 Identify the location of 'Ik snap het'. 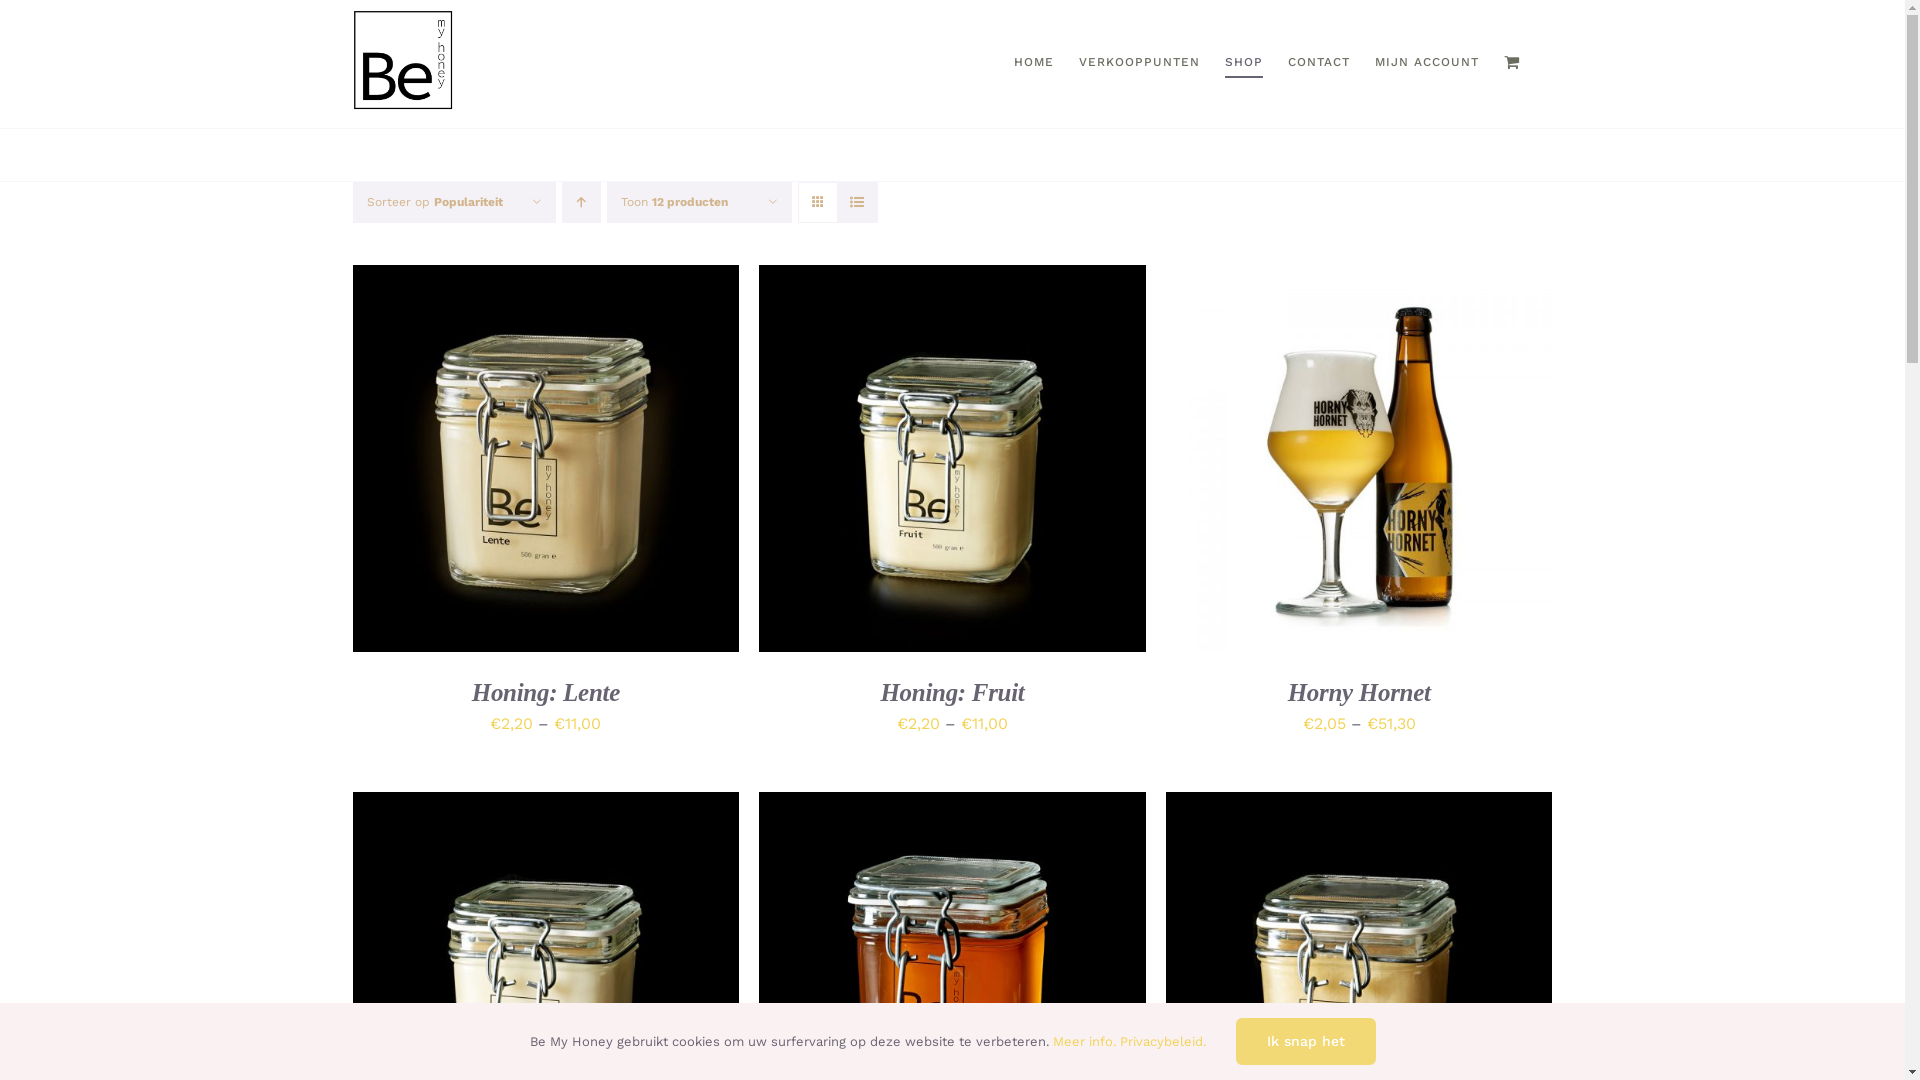
(1305, 1040).